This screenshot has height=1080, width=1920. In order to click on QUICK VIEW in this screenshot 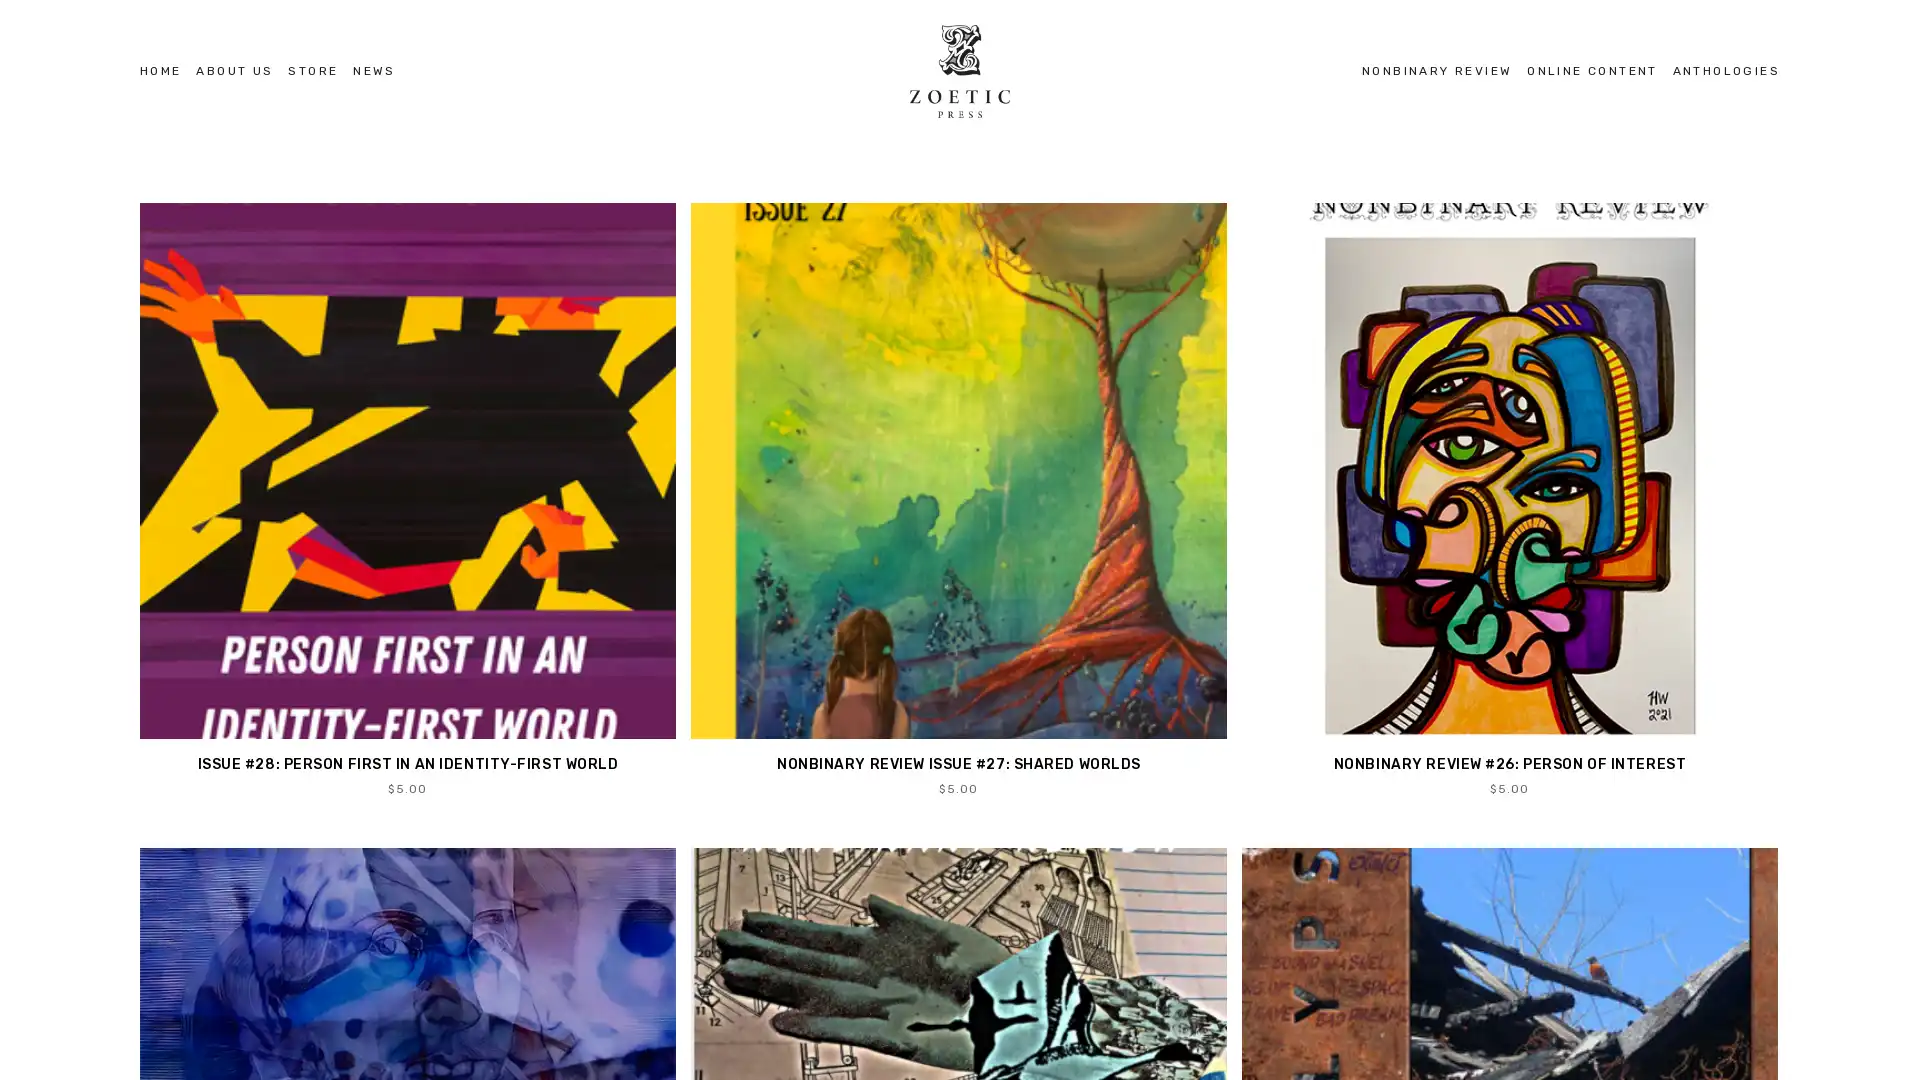, I will do `click(957, 499)`.